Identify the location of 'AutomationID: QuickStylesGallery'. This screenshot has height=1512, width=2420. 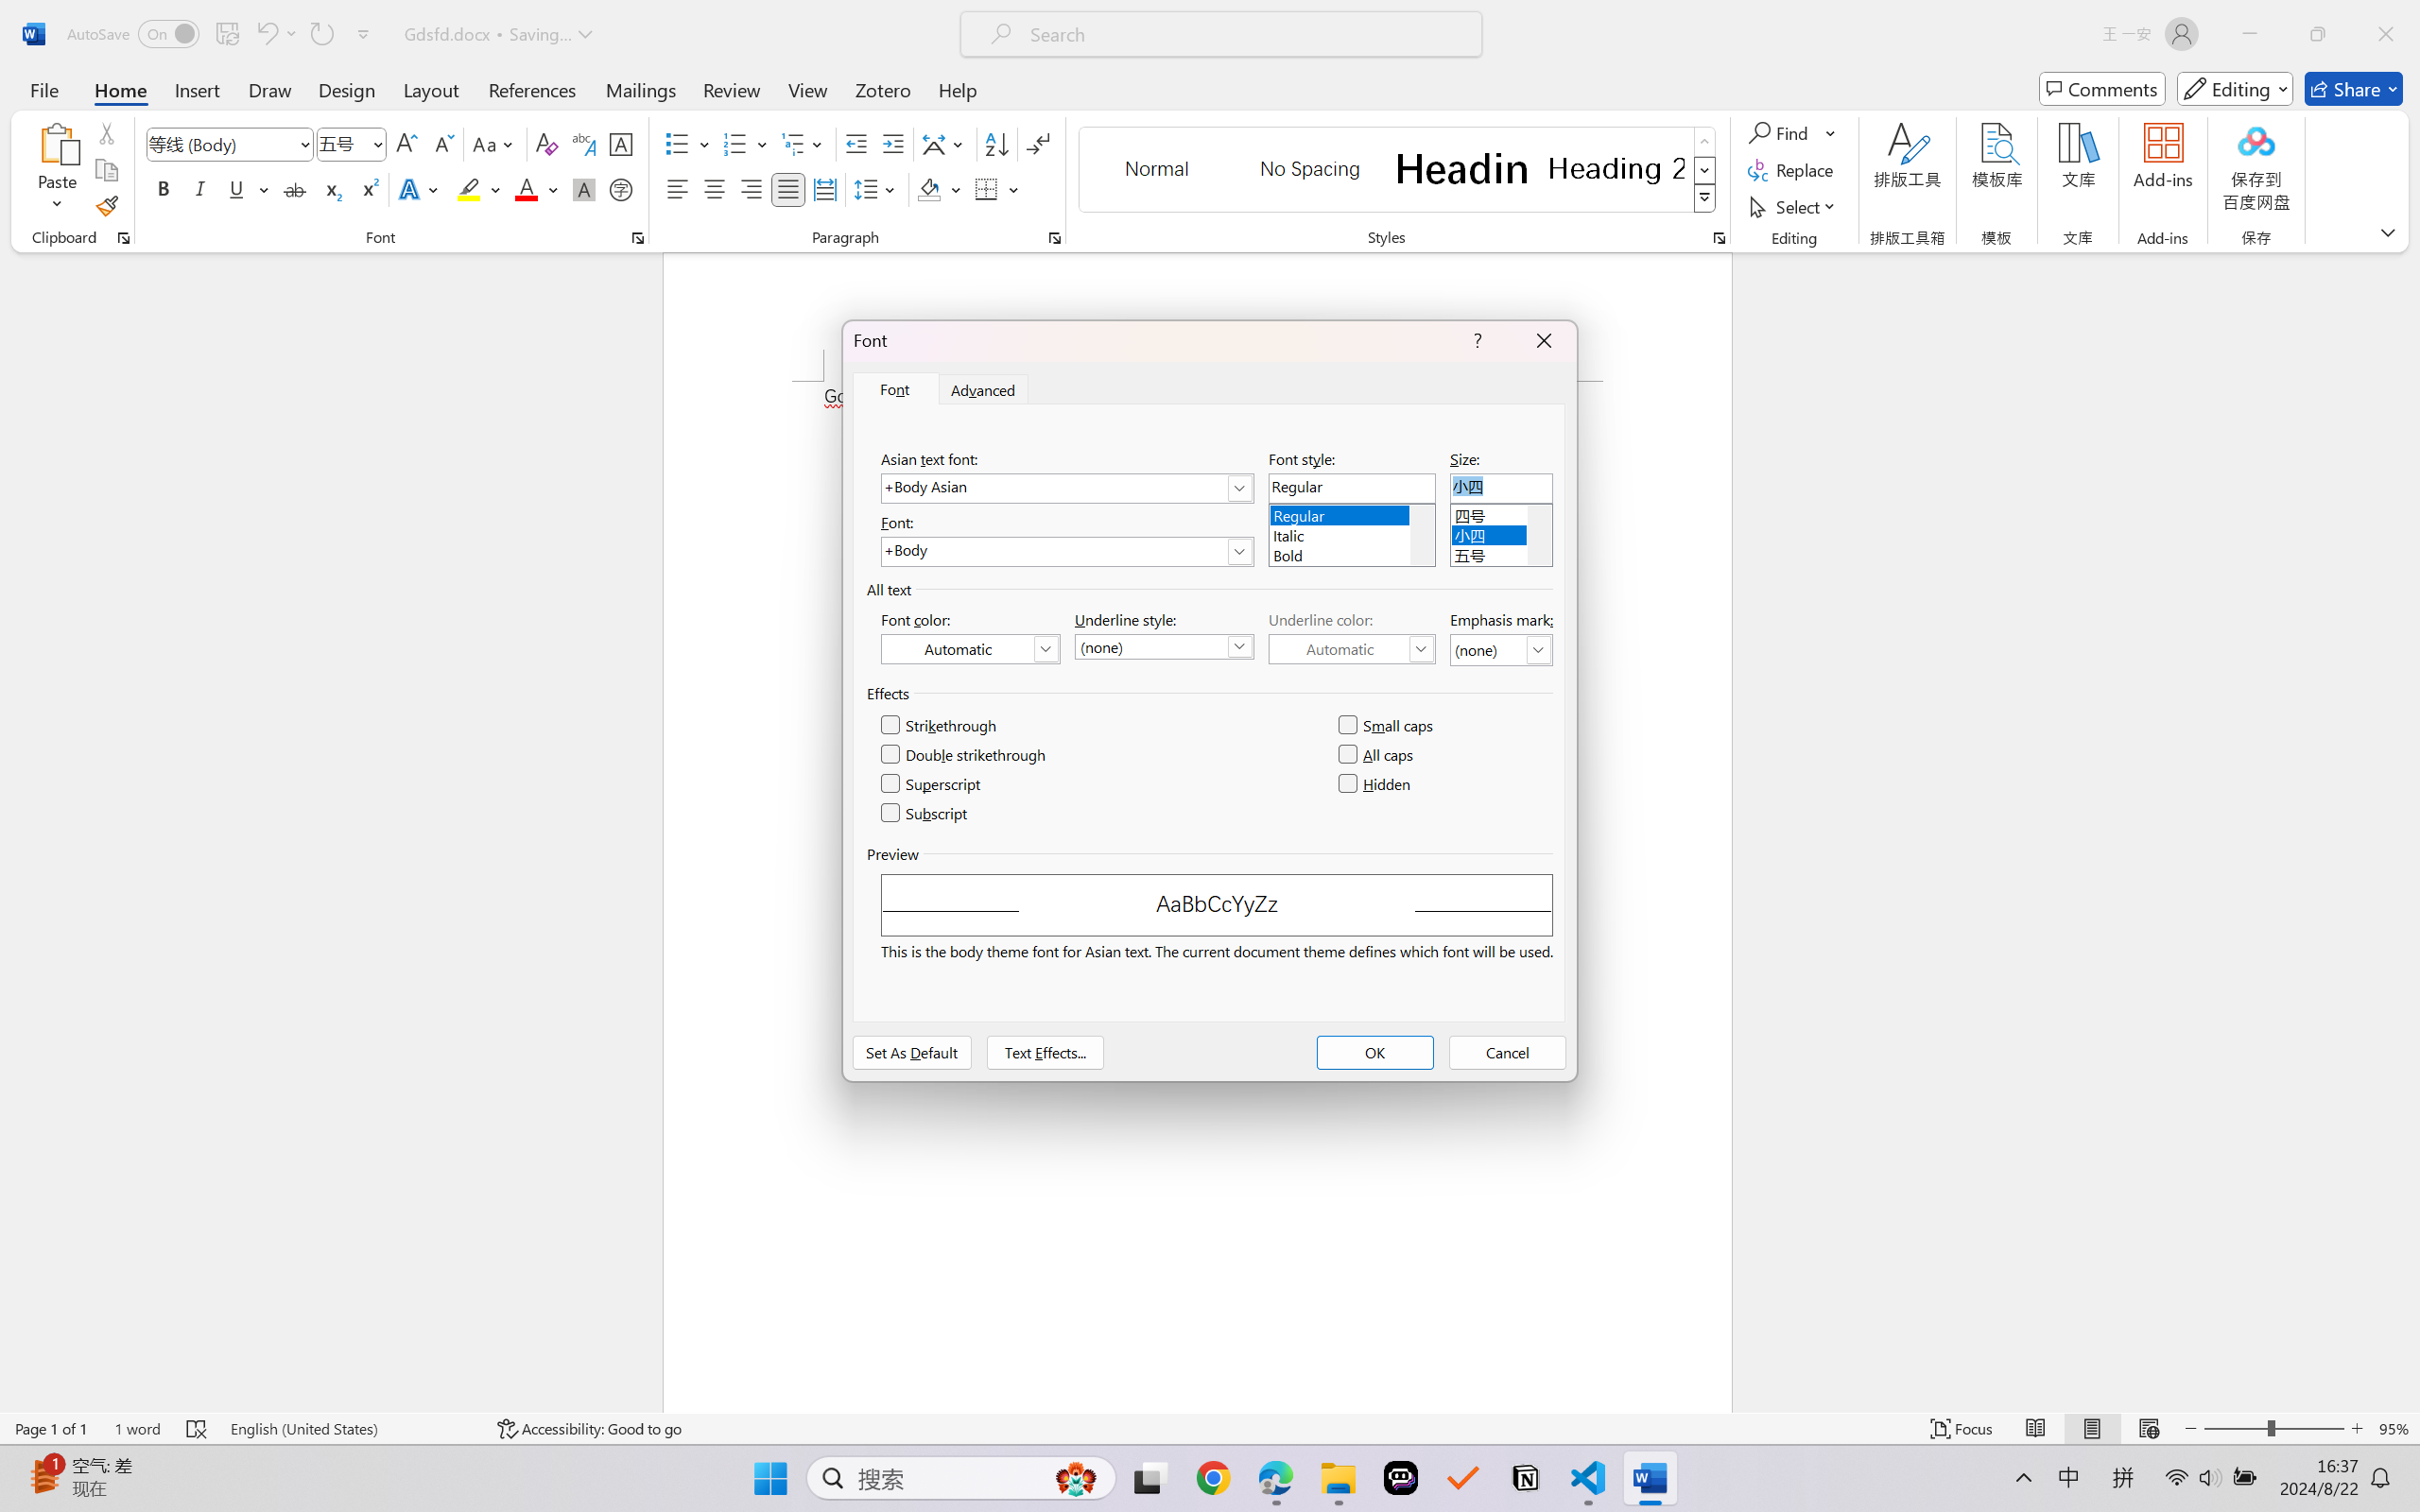
(1397, 170).